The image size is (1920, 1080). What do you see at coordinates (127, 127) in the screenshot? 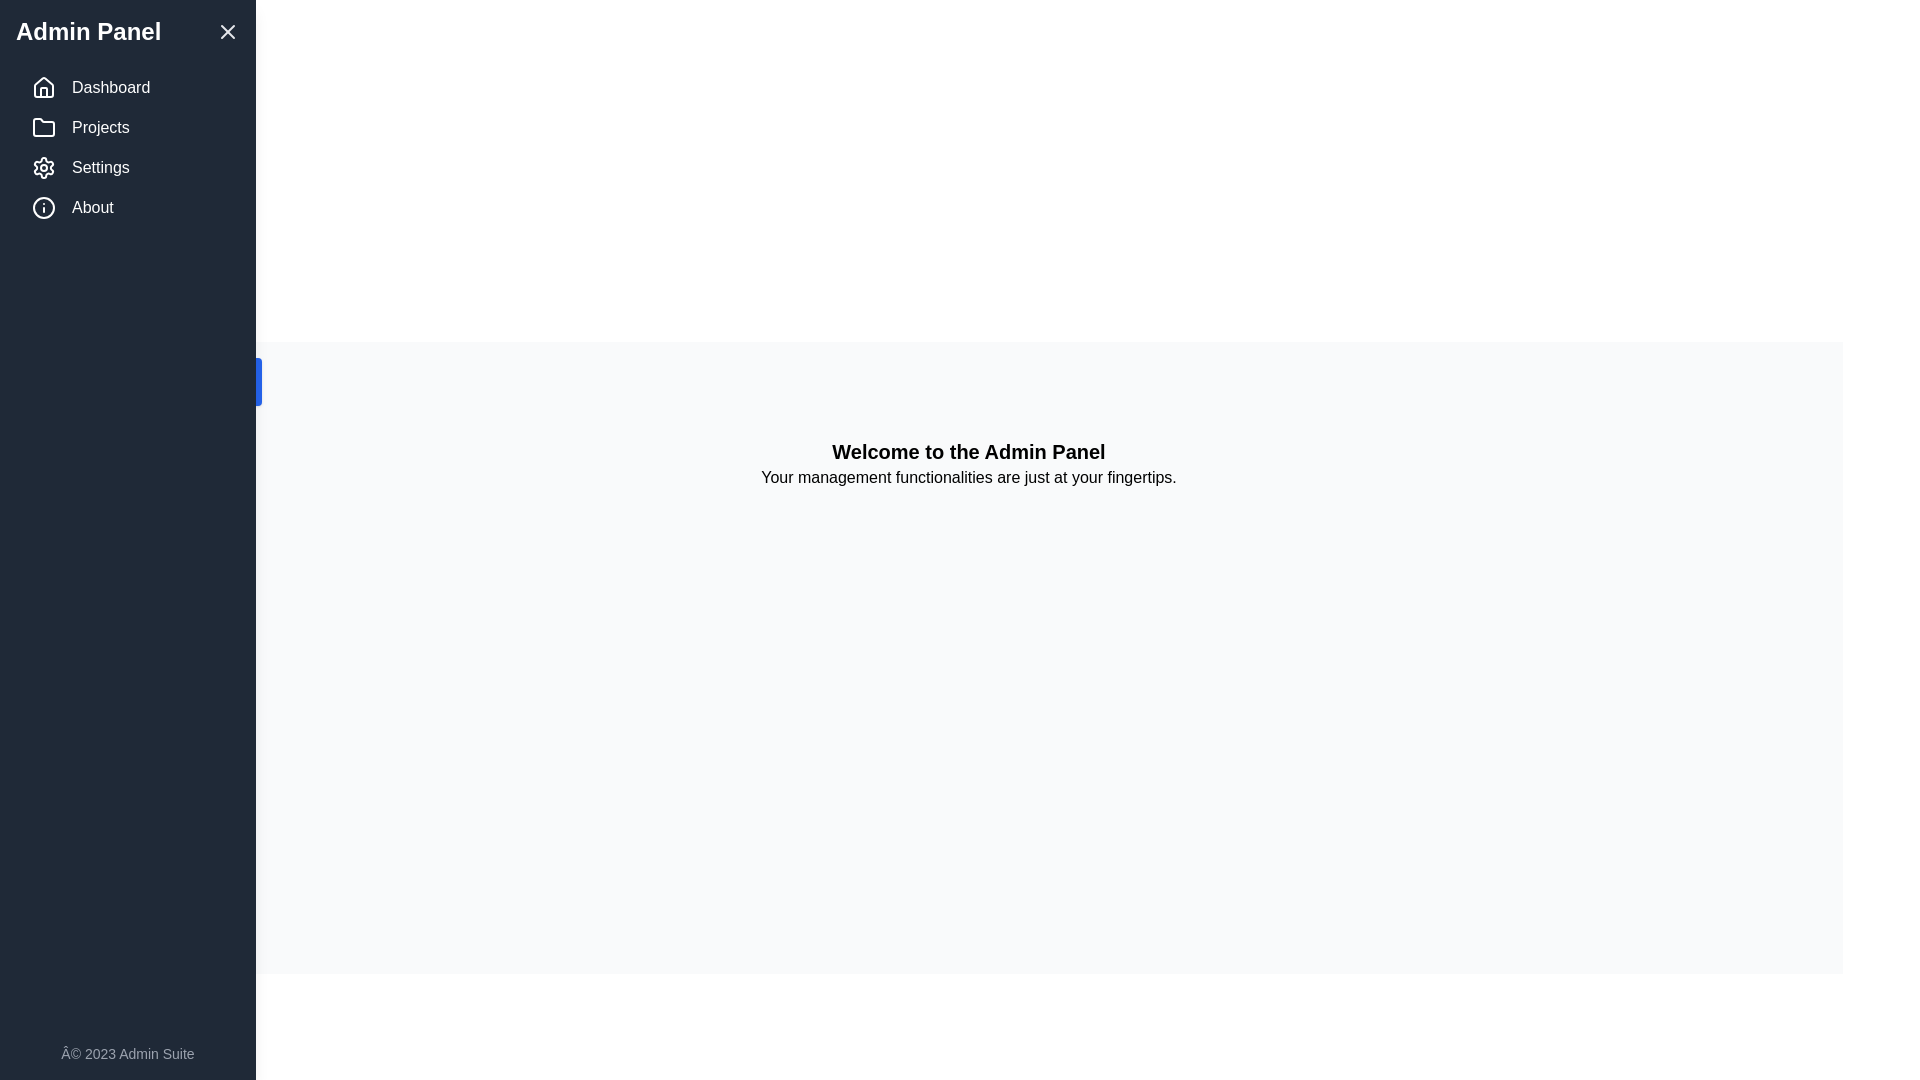
I see `the 'Projects' button located in the vertical sidebar, which is the second menu item below 'Dashboard' and above 'Settings'` at bounding box center [127, 127].